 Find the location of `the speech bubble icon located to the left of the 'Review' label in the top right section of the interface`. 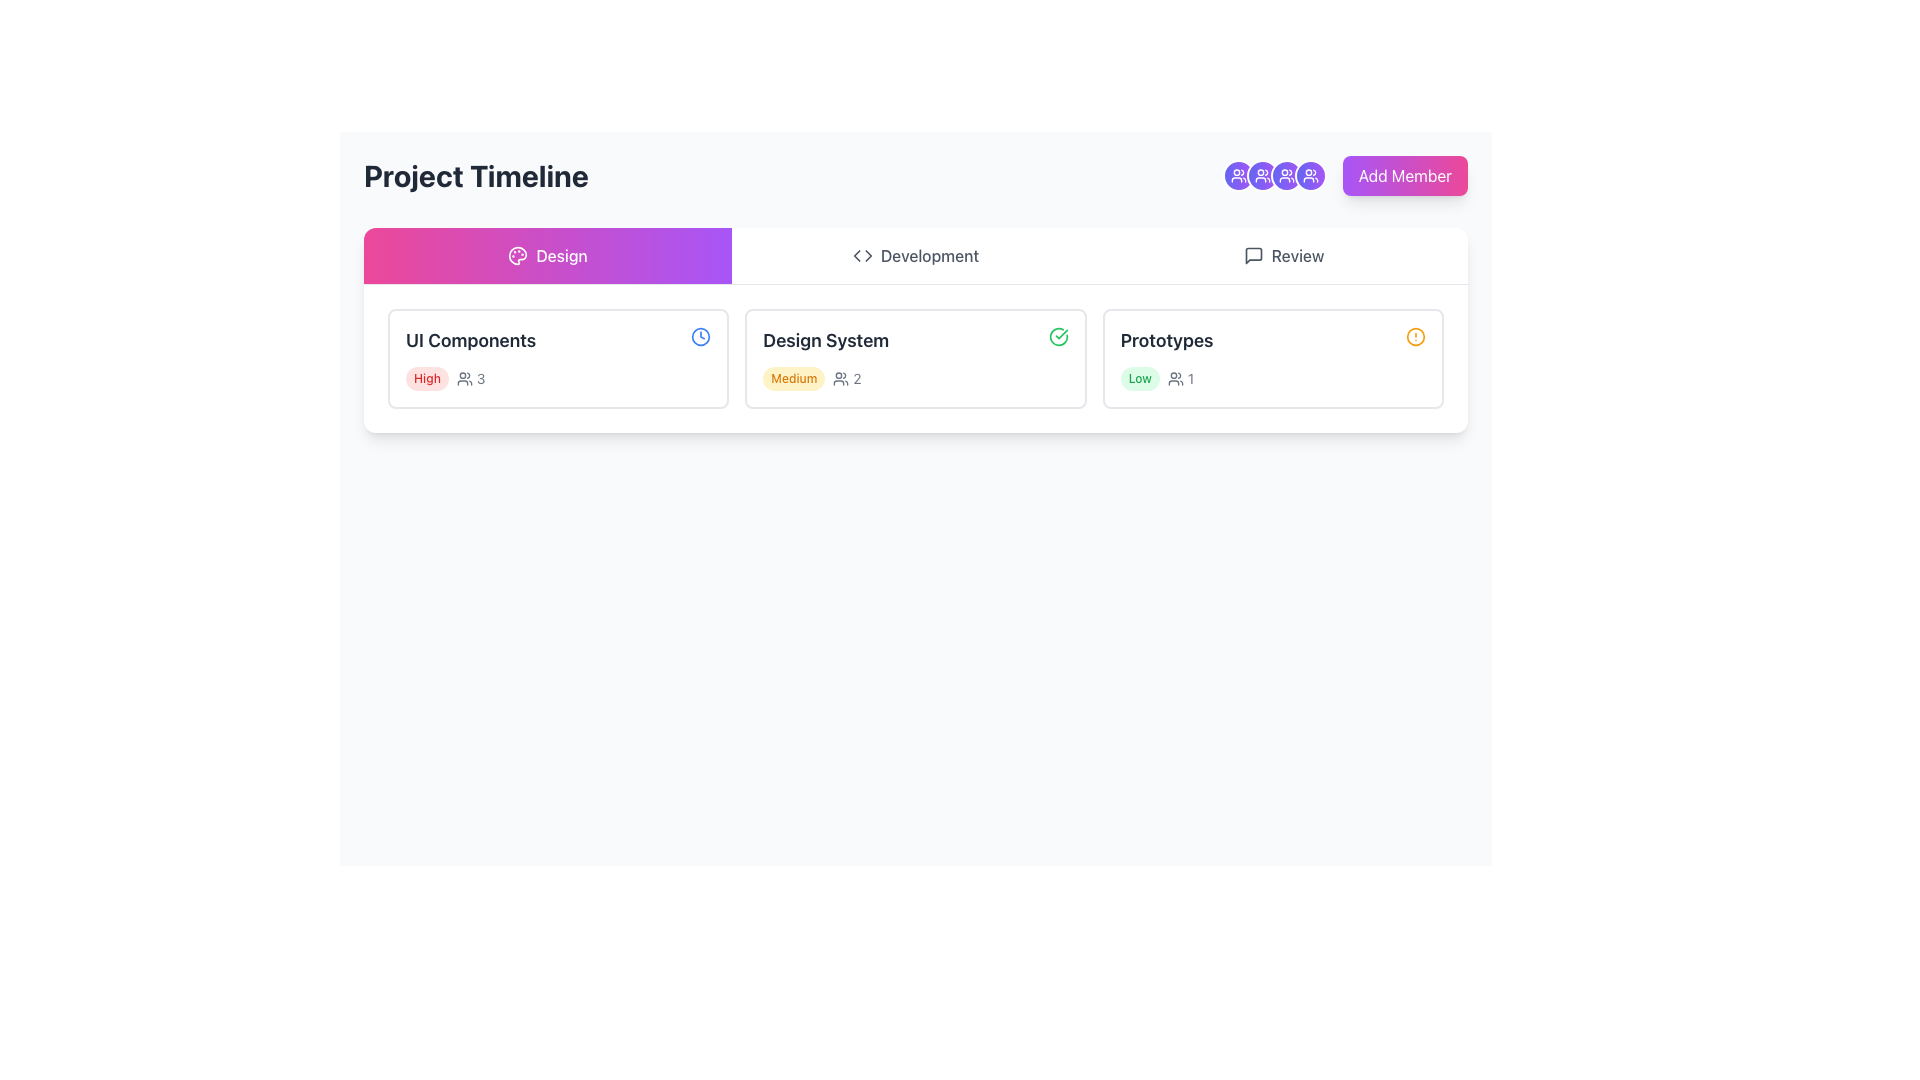

the speech bubble icon located to the left of the 'Review' label in the top right section of the interface is located at coordinates (1252, 254).